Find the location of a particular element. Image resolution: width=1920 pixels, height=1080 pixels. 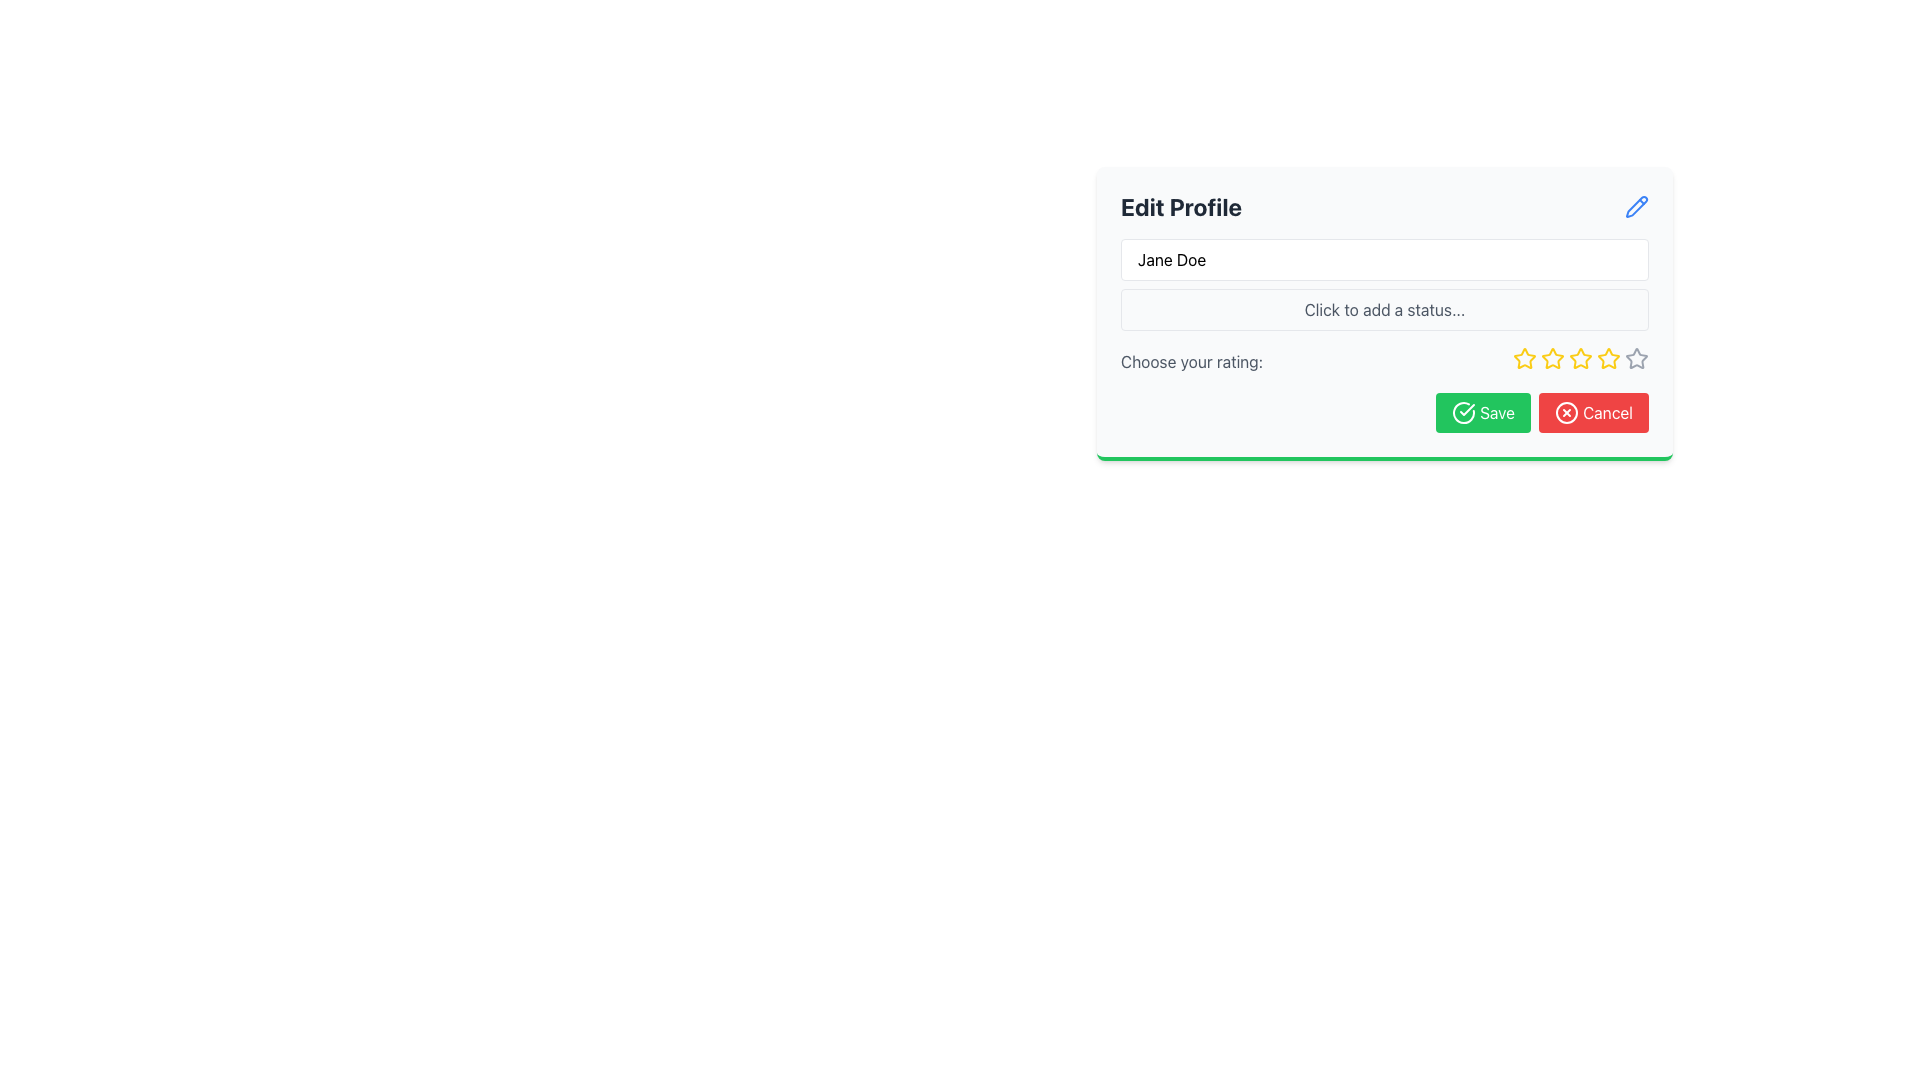

the fourth star in the rating bar located beneath the 'Choose your rating:' label is located at coordinates (1578, 357).